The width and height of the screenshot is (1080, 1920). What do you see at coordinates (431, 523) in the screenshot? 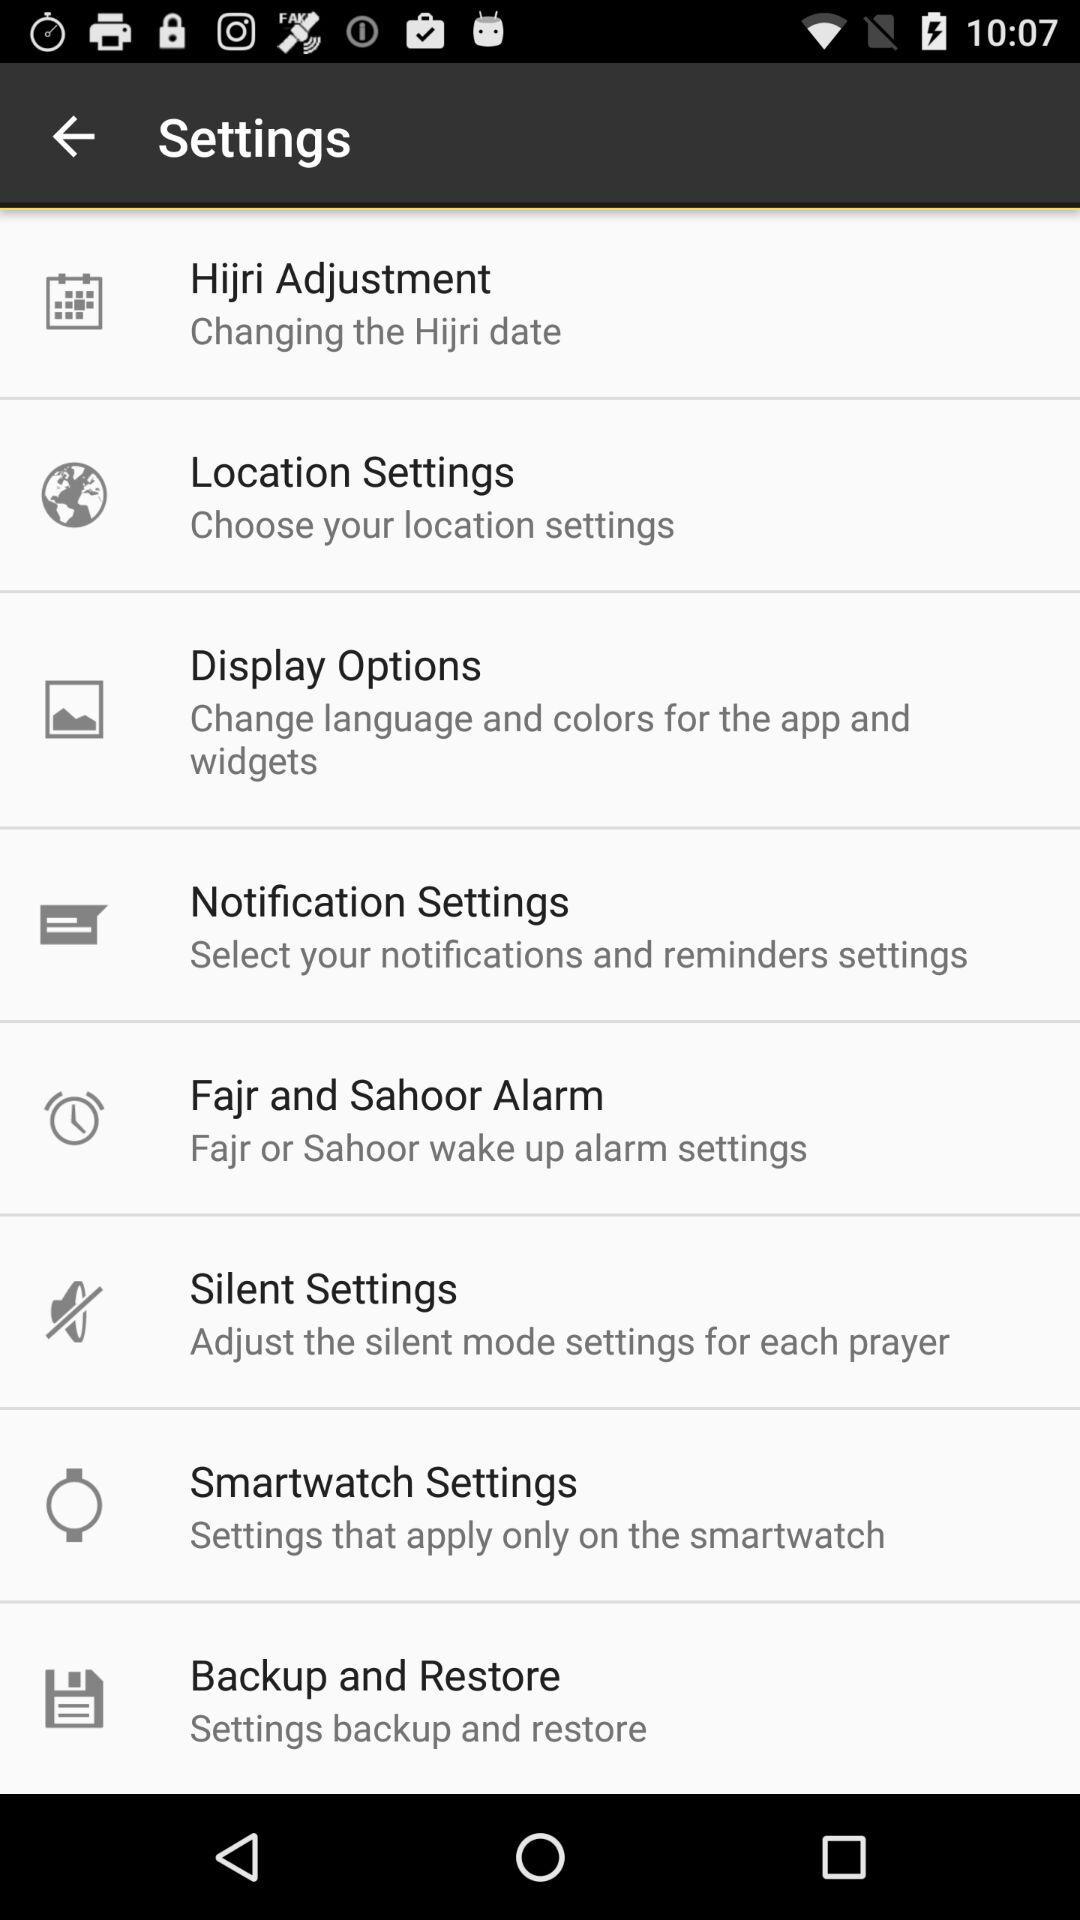
I see `the choose your location` at bounding box center [431, 523].